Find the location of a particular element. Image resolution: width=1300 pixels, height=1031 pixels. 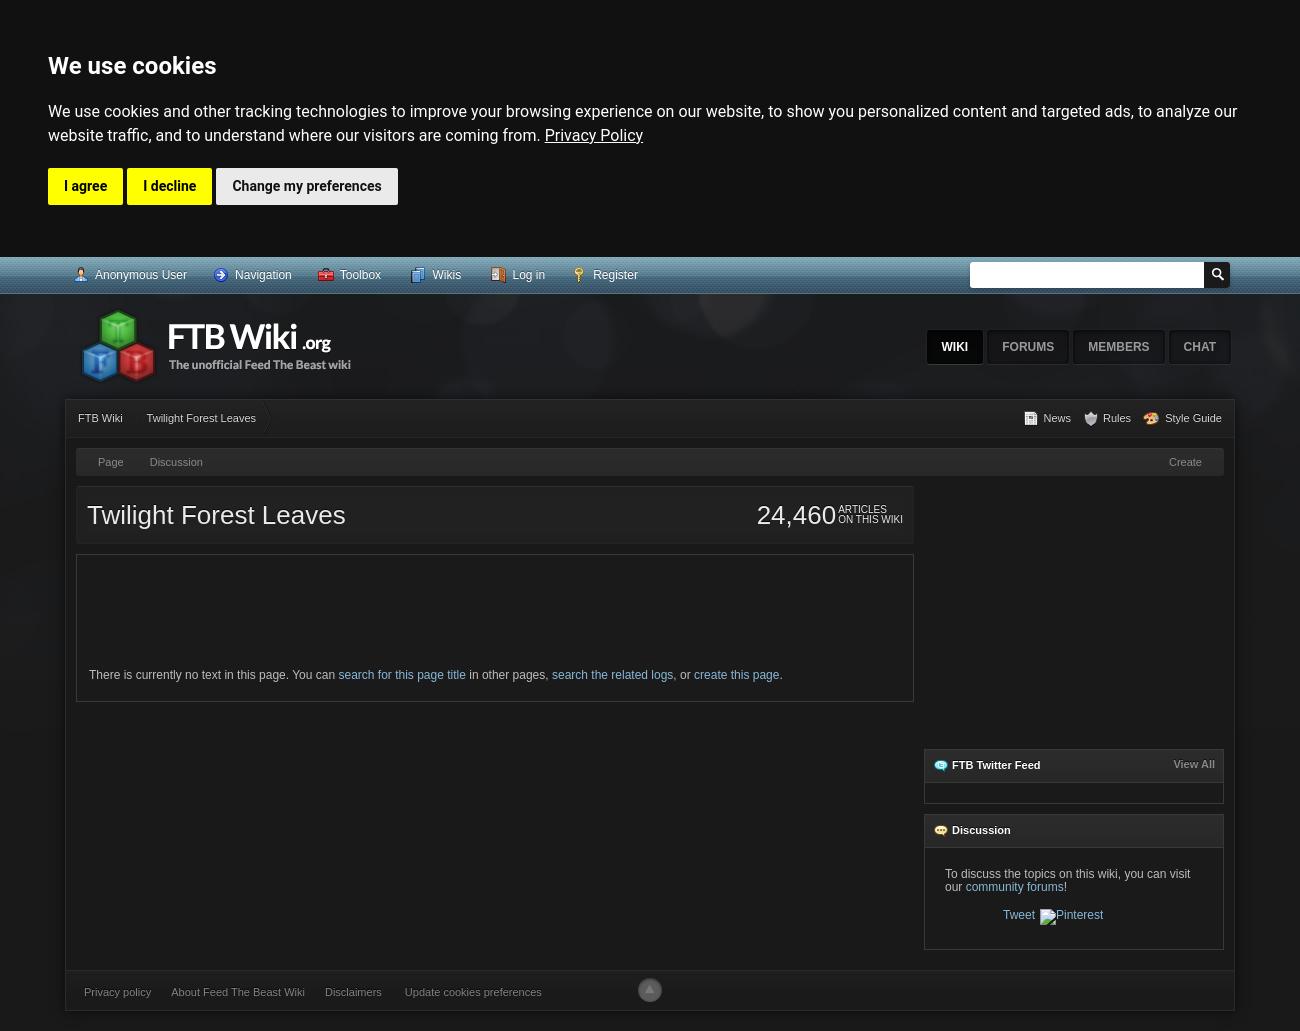

'Anonymous User' is located at coordinates (140, 274).